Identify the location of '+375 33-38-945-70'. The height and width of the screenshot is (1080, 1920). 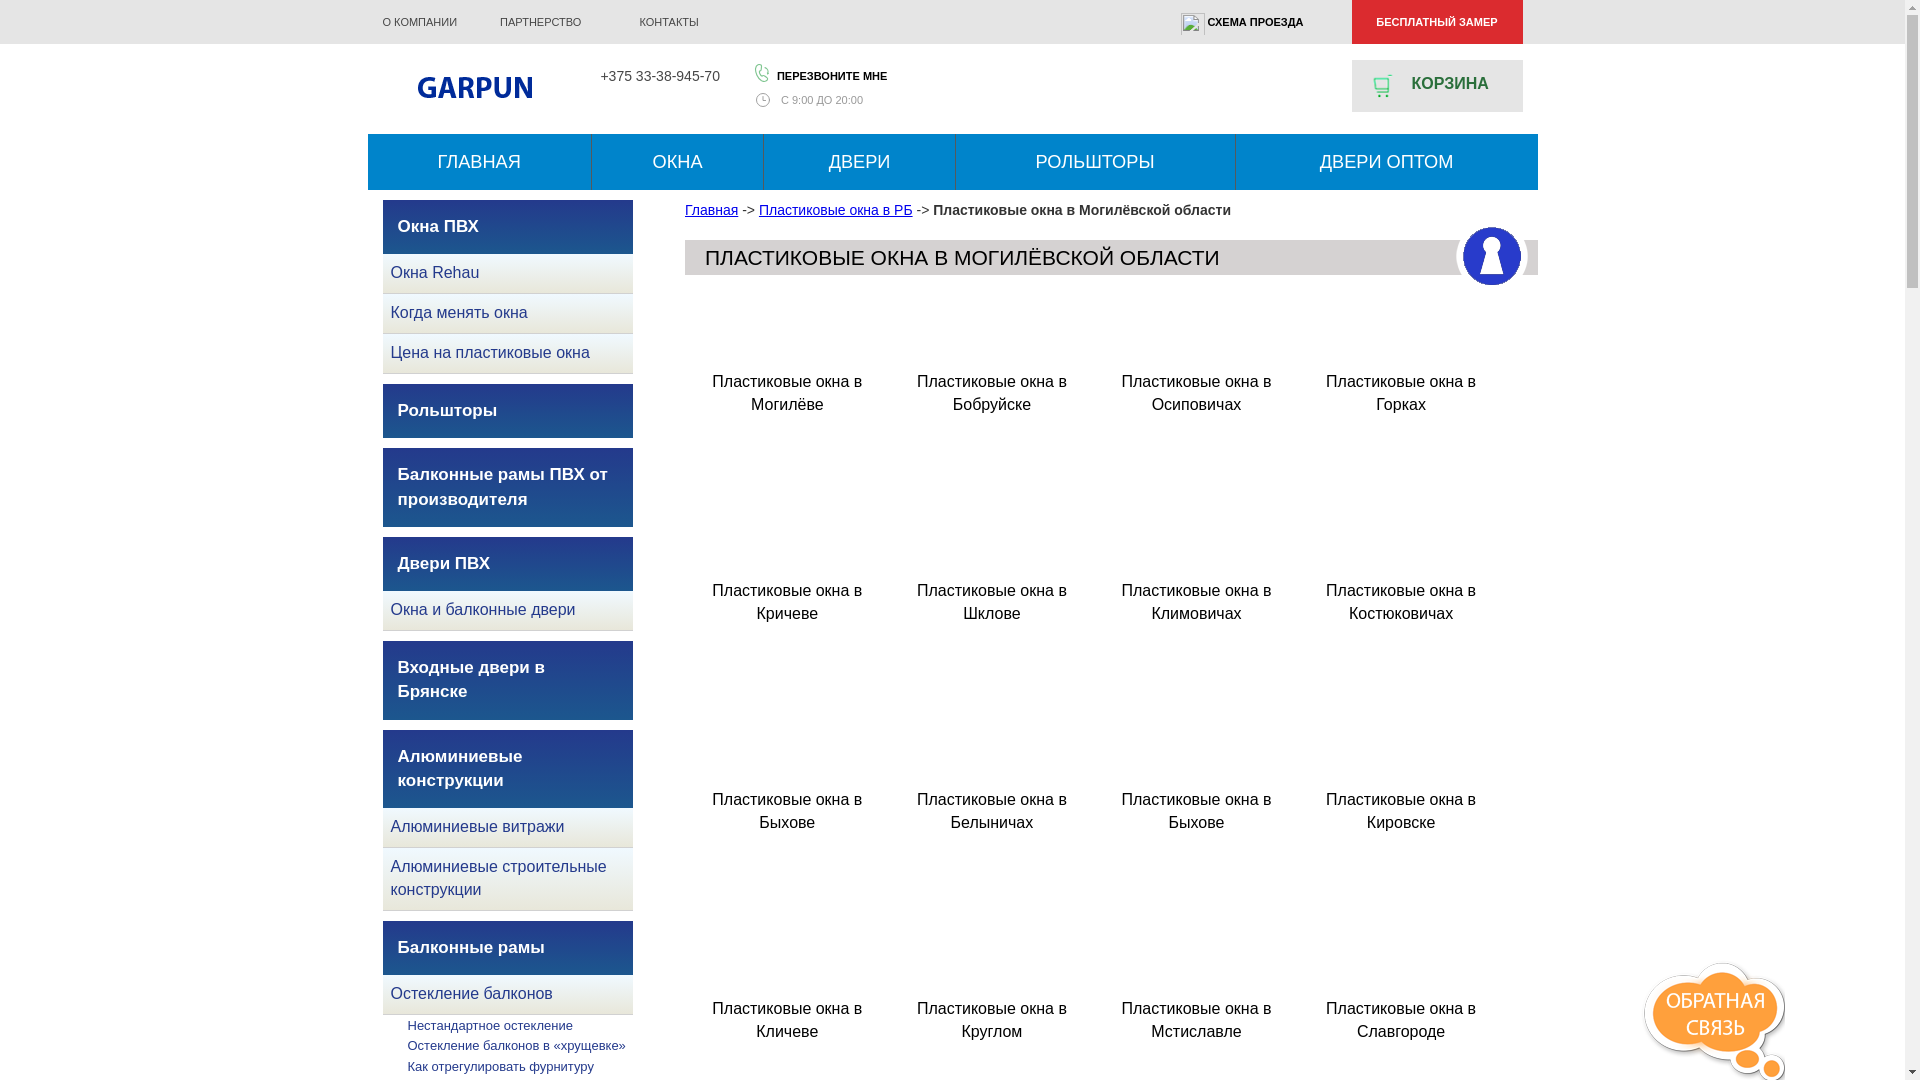
(659, 75).